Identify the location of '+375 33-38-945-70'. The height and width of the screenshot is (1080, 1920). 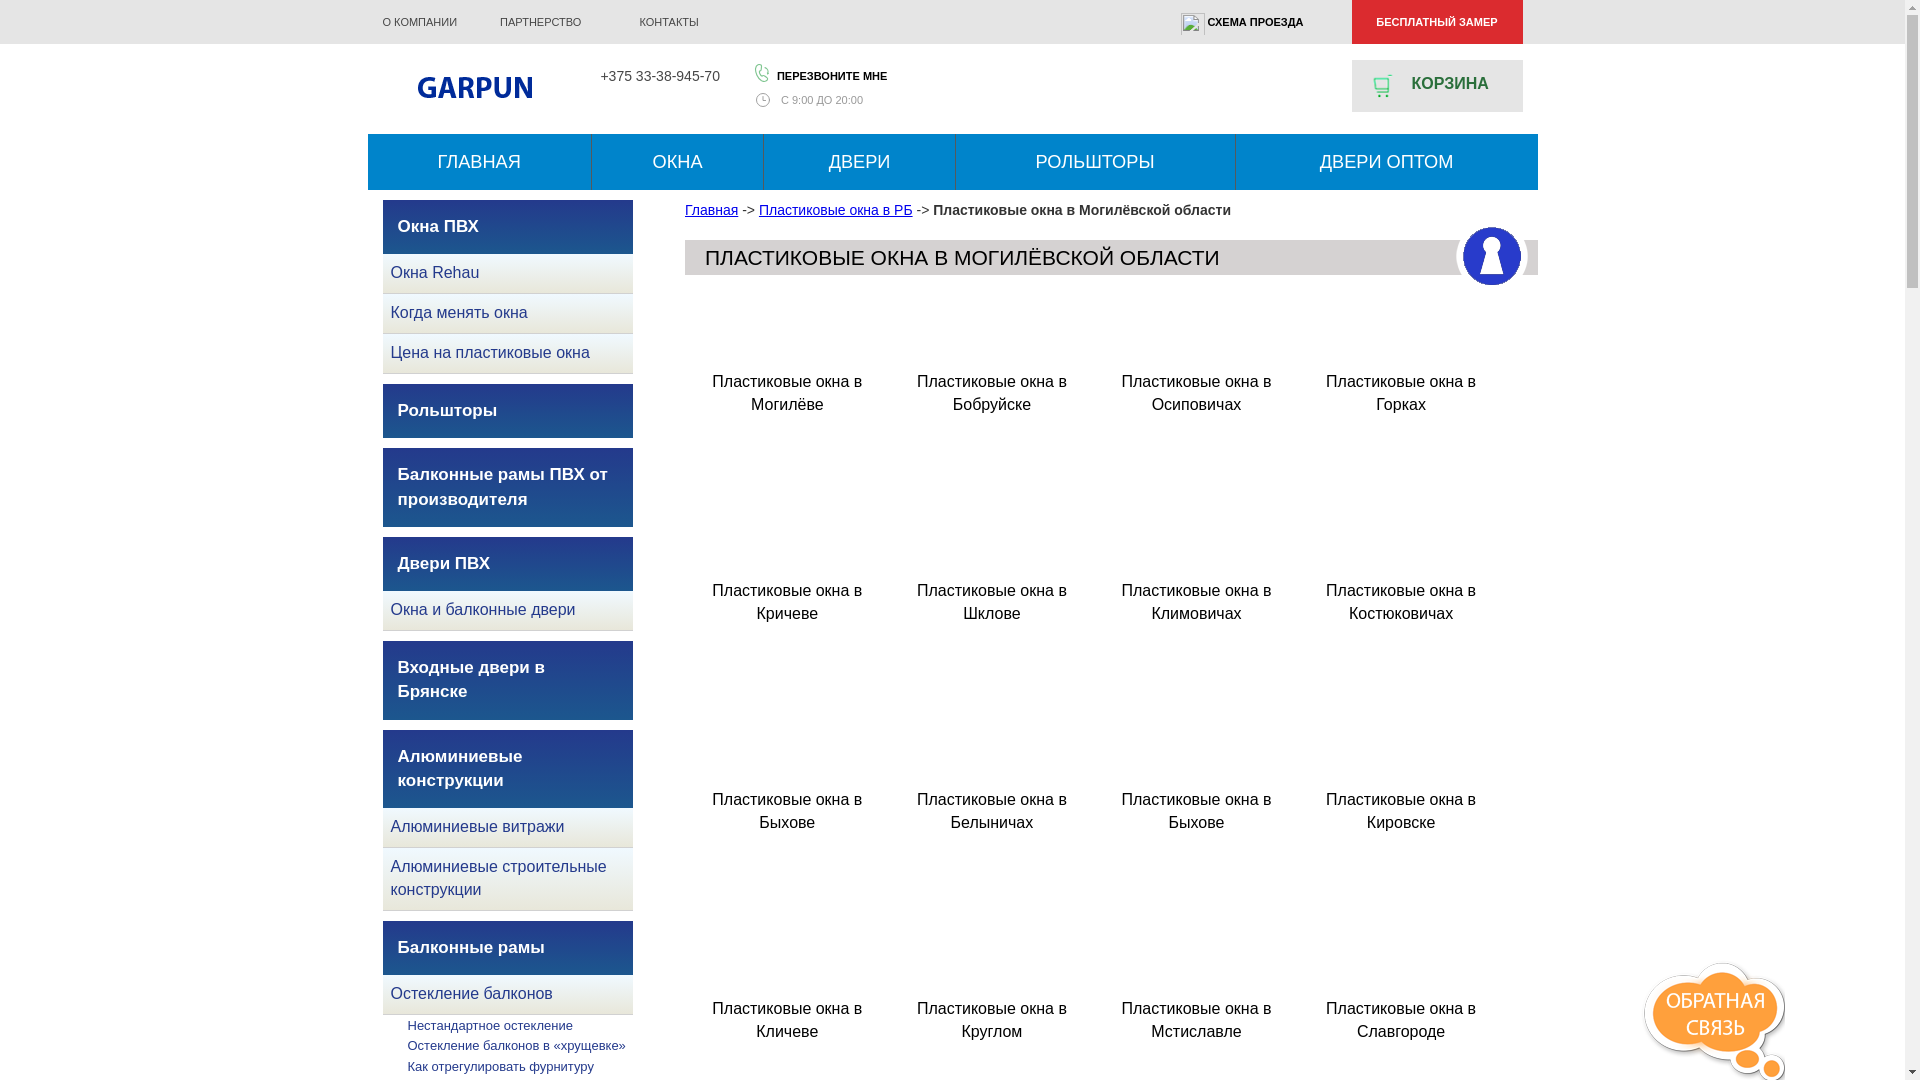
(659, 75).